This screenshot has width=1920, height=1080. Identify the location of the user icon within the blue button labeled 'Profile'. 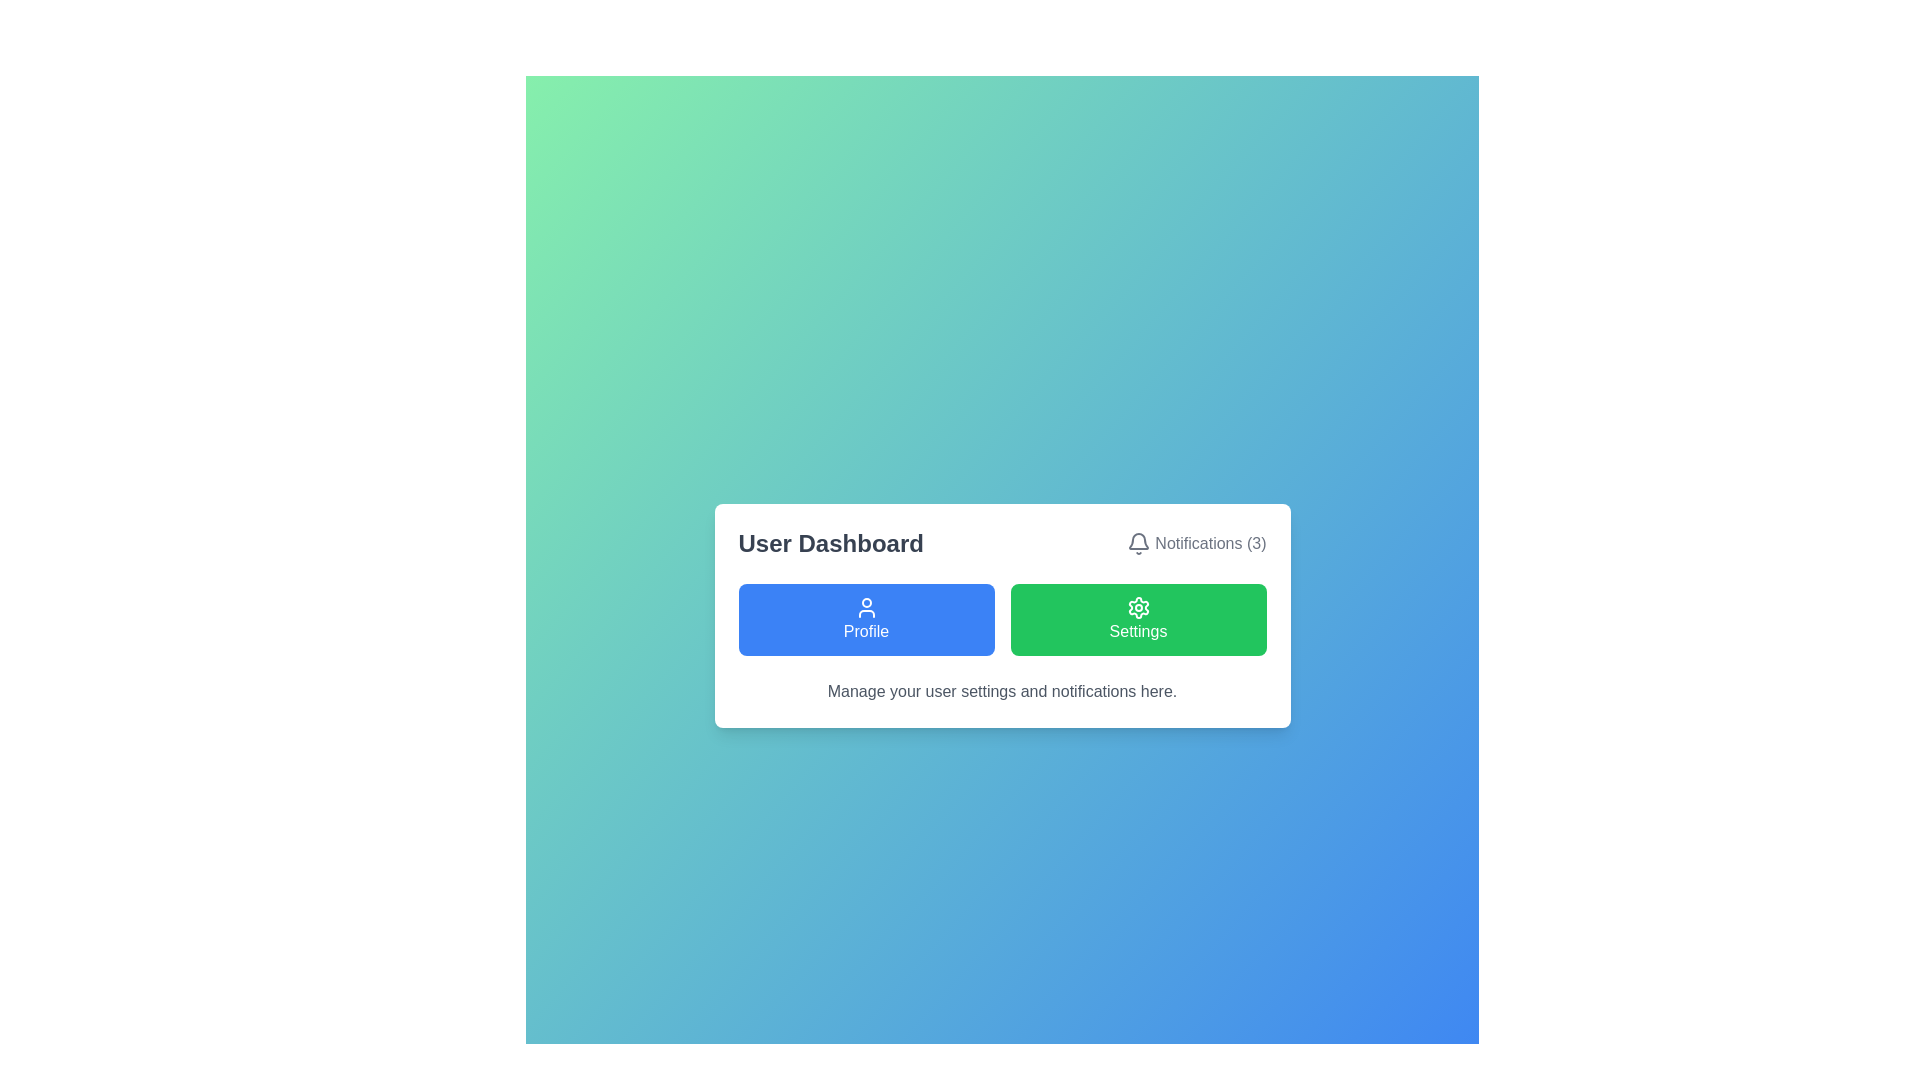
(866, 607).